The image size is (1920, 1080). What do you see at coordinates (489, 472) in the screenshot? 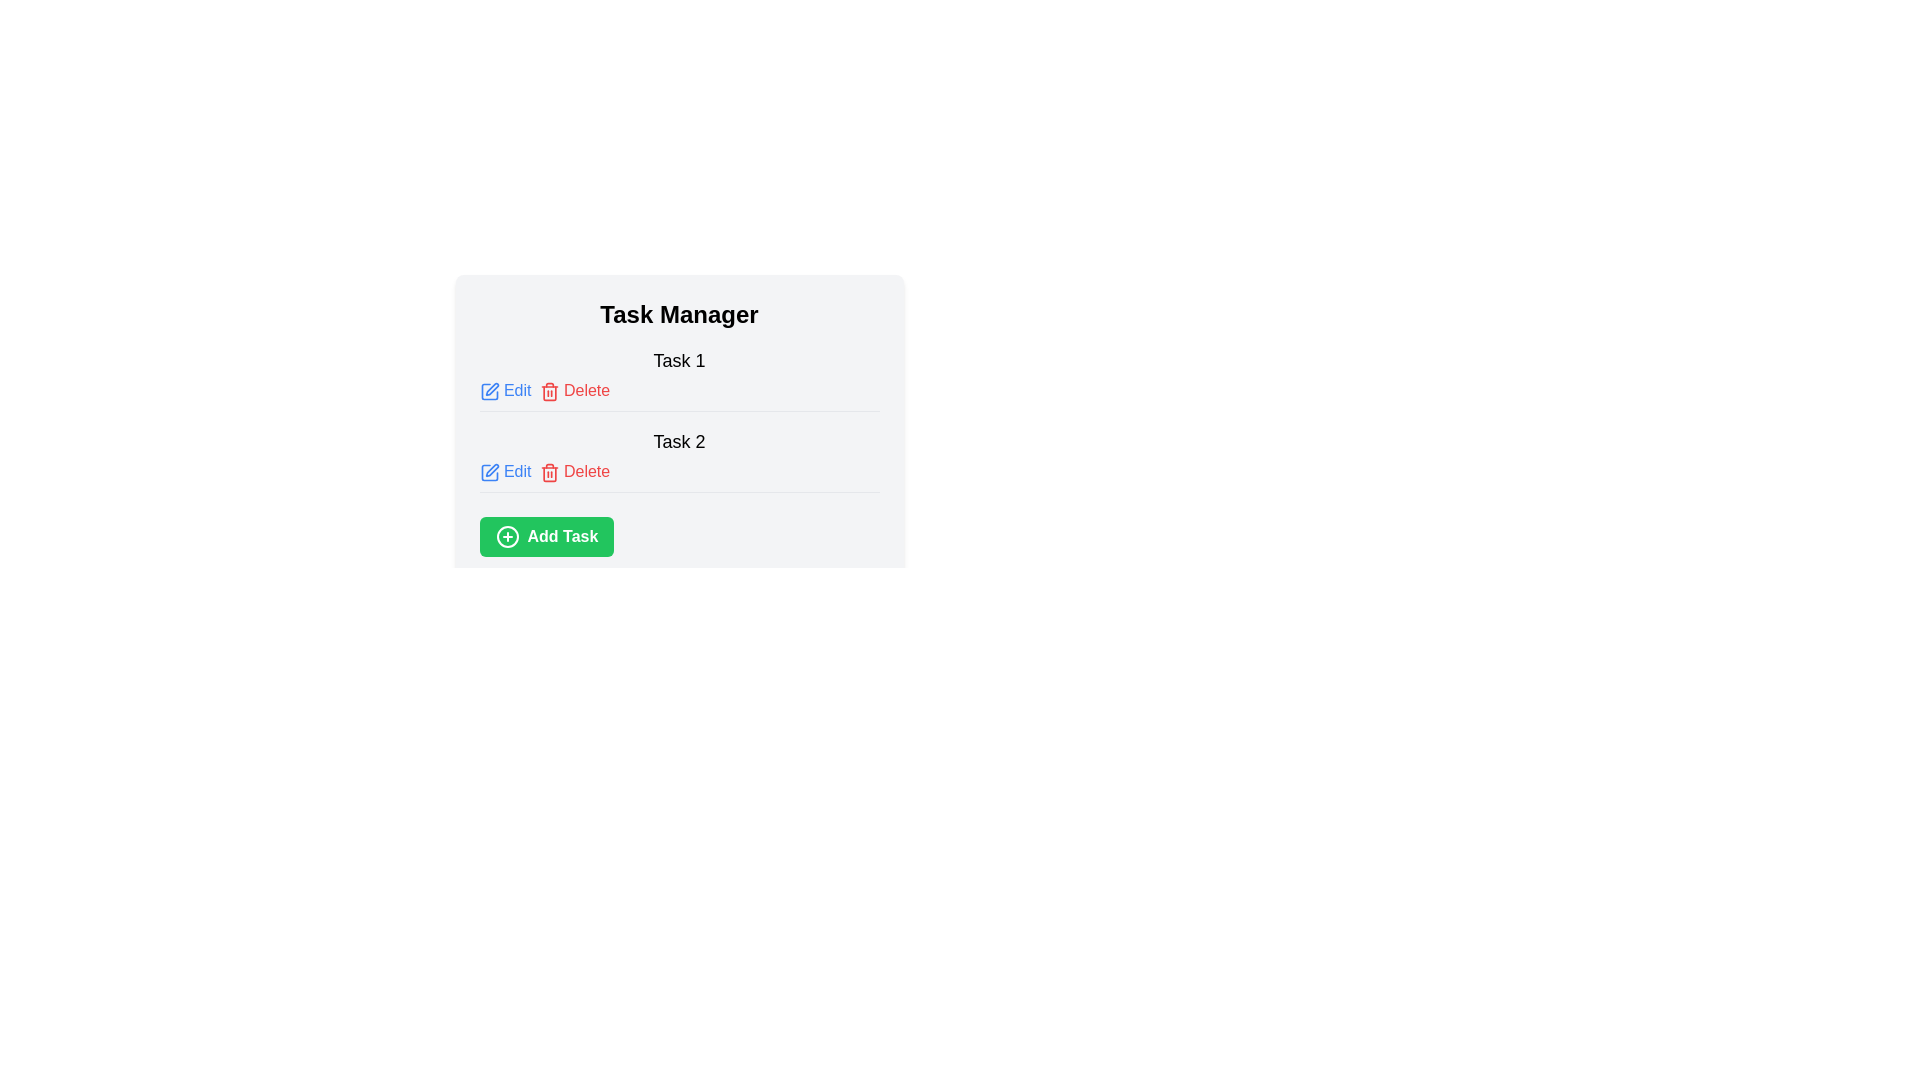
I see `the small blue pen icon for editing, located to the left of the 'Delete' button for 'Task 2' in the task manager interface` at bounding box center [489, 472].